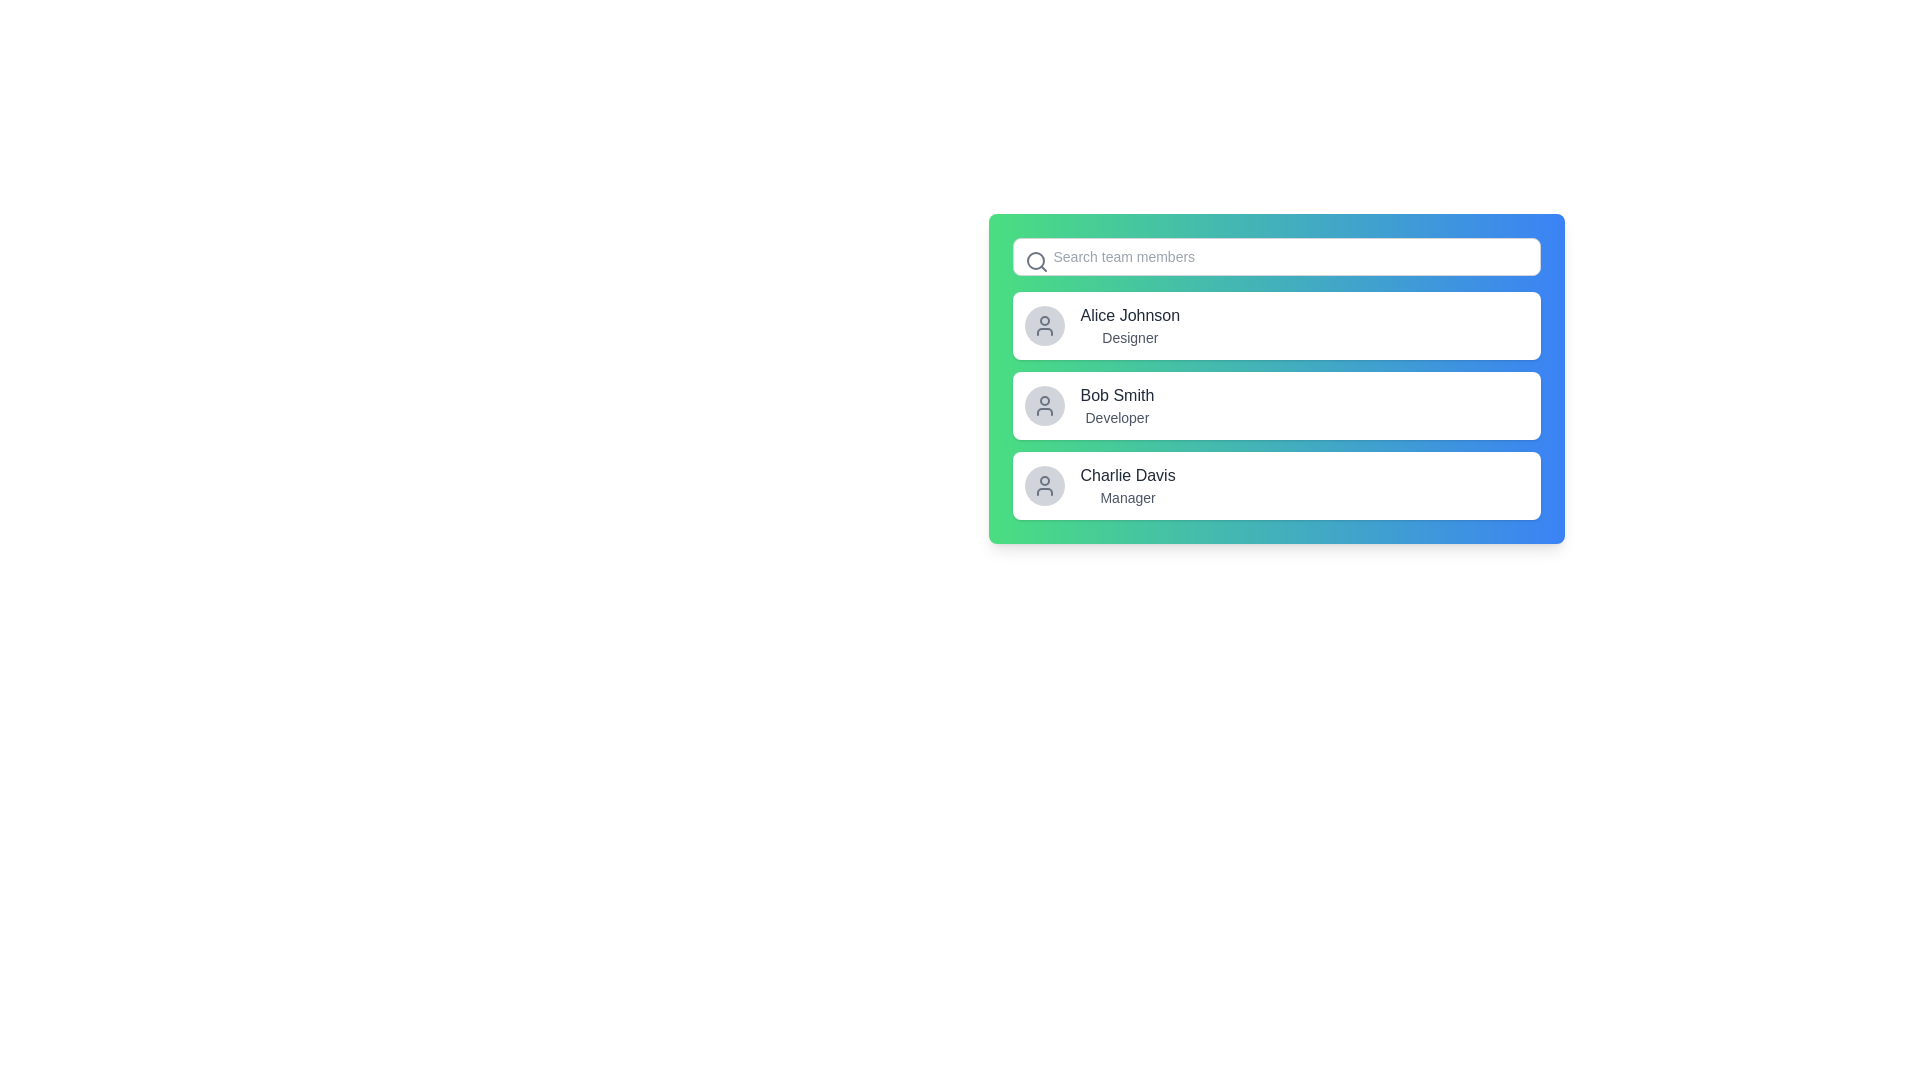 This screenshot has width=1920, height=1080. Describe the element at coordinates (1130, 325) in the screenshot. I see `the profile description label displaying a name and job title, which is part of a user list or team directory and is located within a card-like structure` at that location.